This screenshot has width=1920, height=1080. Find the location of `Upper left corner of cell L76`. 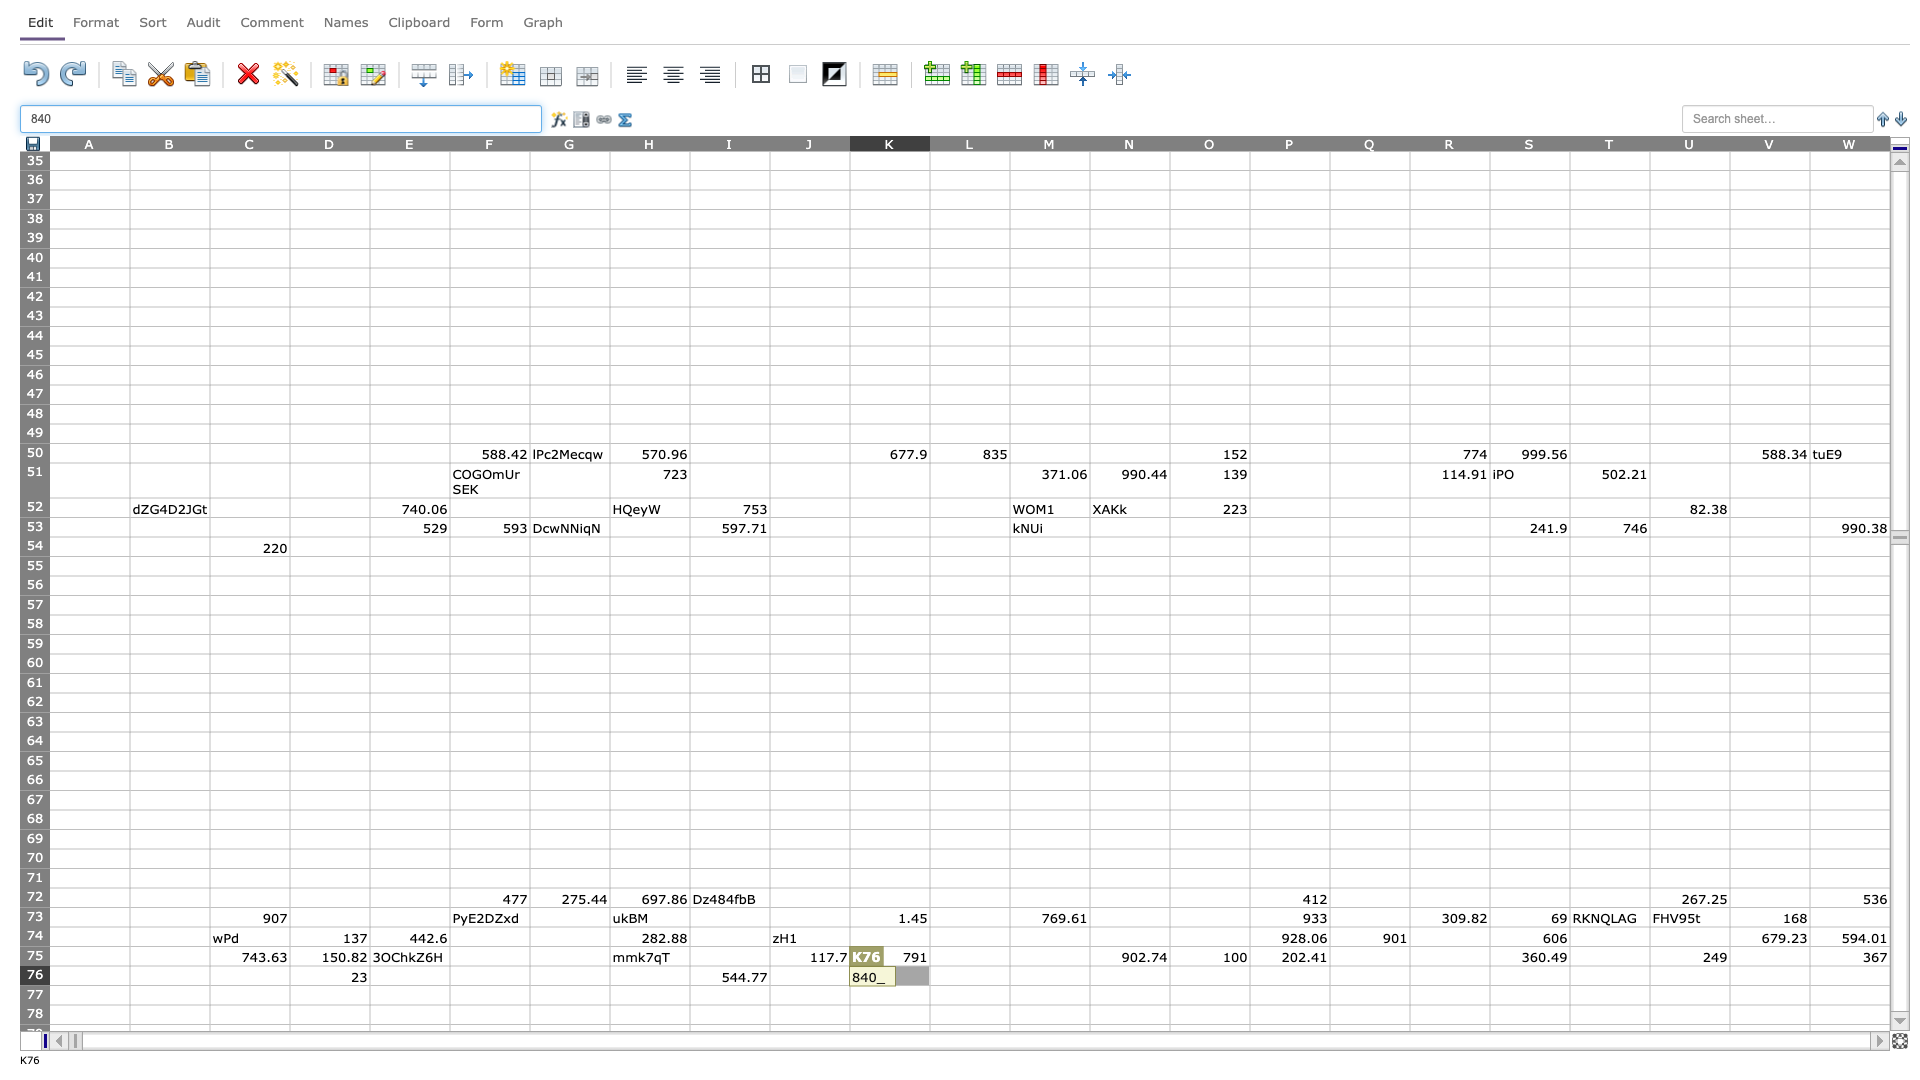

Upper left corner of cell L76 is located at coordinates (929, 964).